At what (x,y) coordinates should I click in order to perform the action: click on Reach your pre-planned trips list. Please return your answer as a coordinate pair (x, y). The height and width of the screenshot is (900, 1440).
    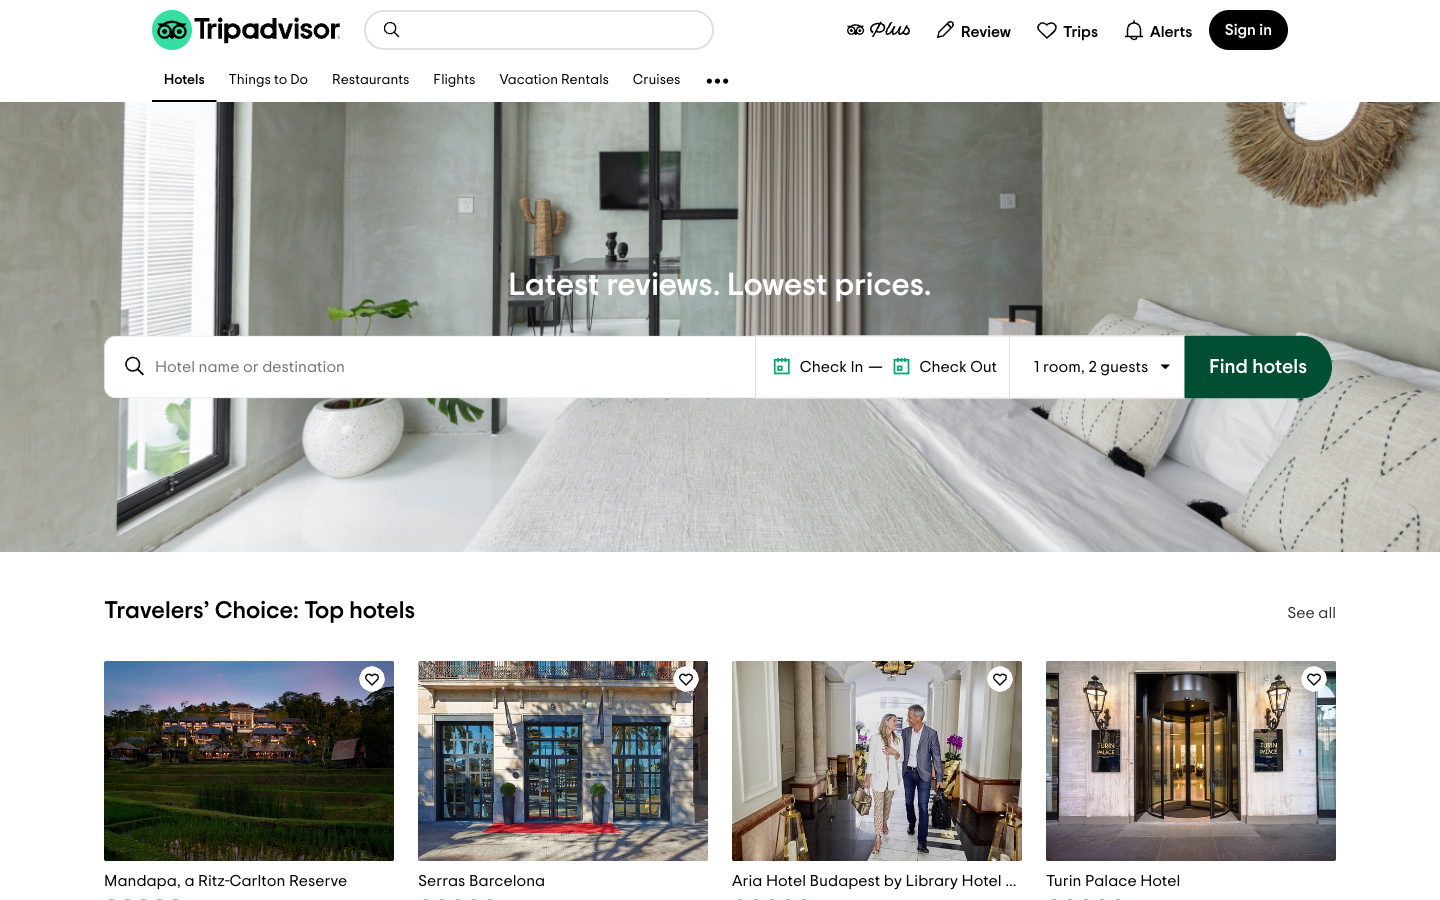
    Looking at the image, I should click on (1067, 28).